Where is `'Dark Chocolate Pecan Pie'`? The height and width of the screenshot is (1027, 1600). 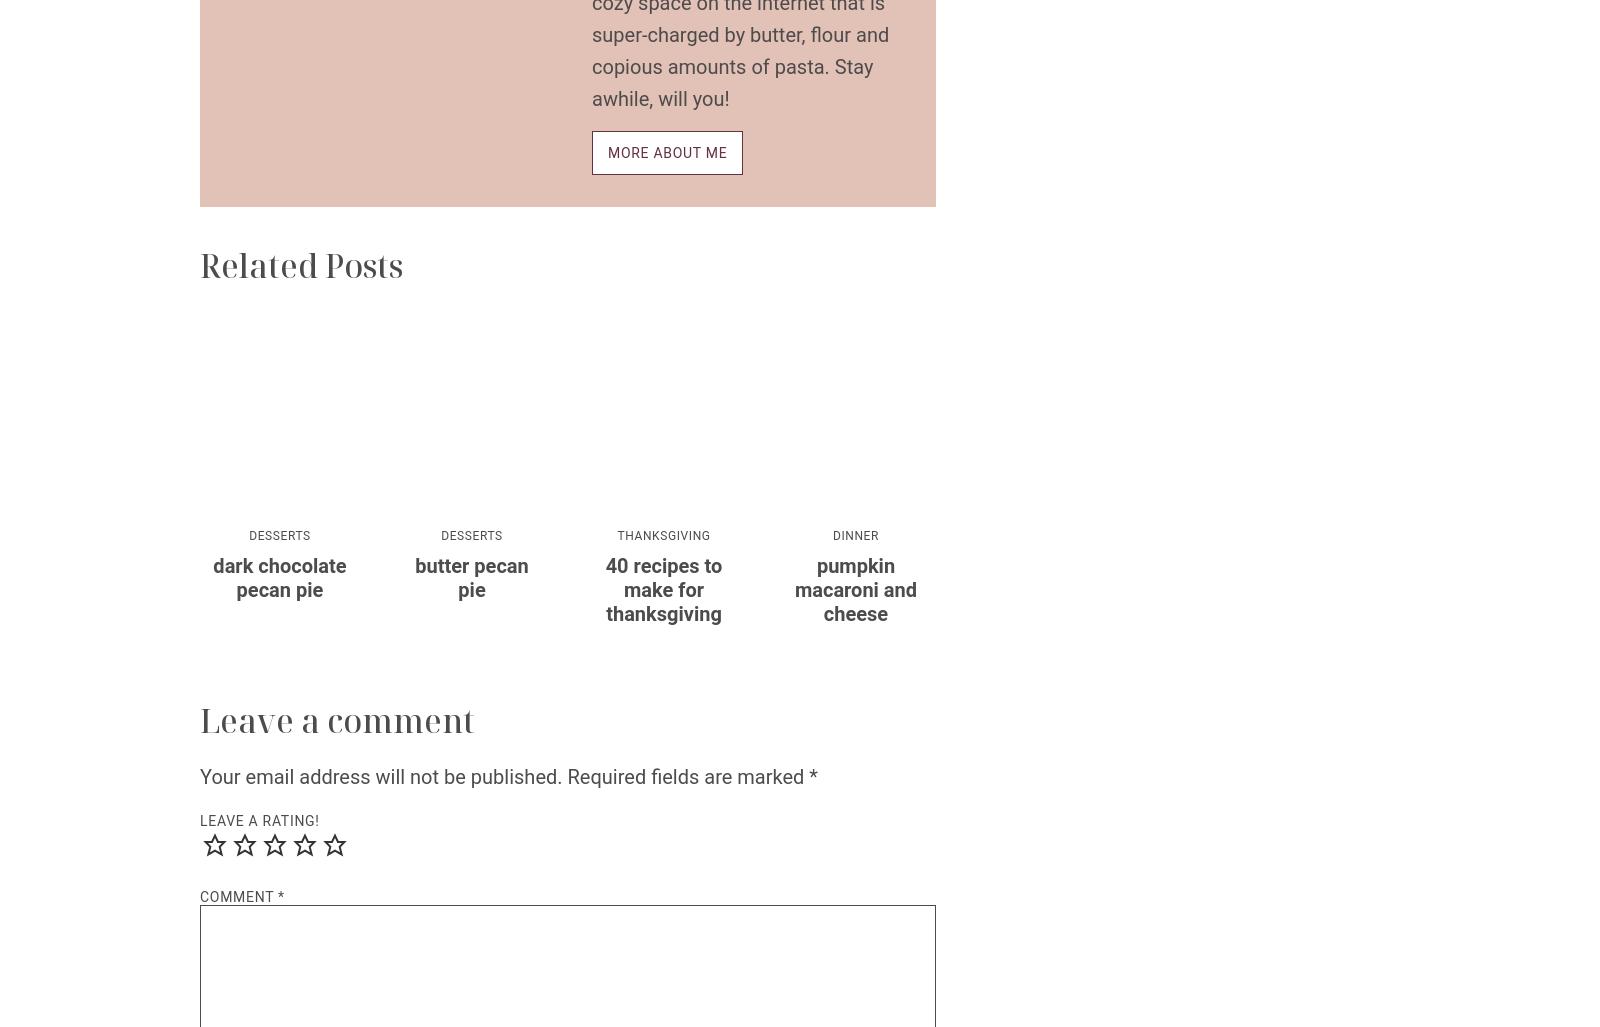
'Dark Chocolate Pecan Pie' is located at coordinates (212, 577).